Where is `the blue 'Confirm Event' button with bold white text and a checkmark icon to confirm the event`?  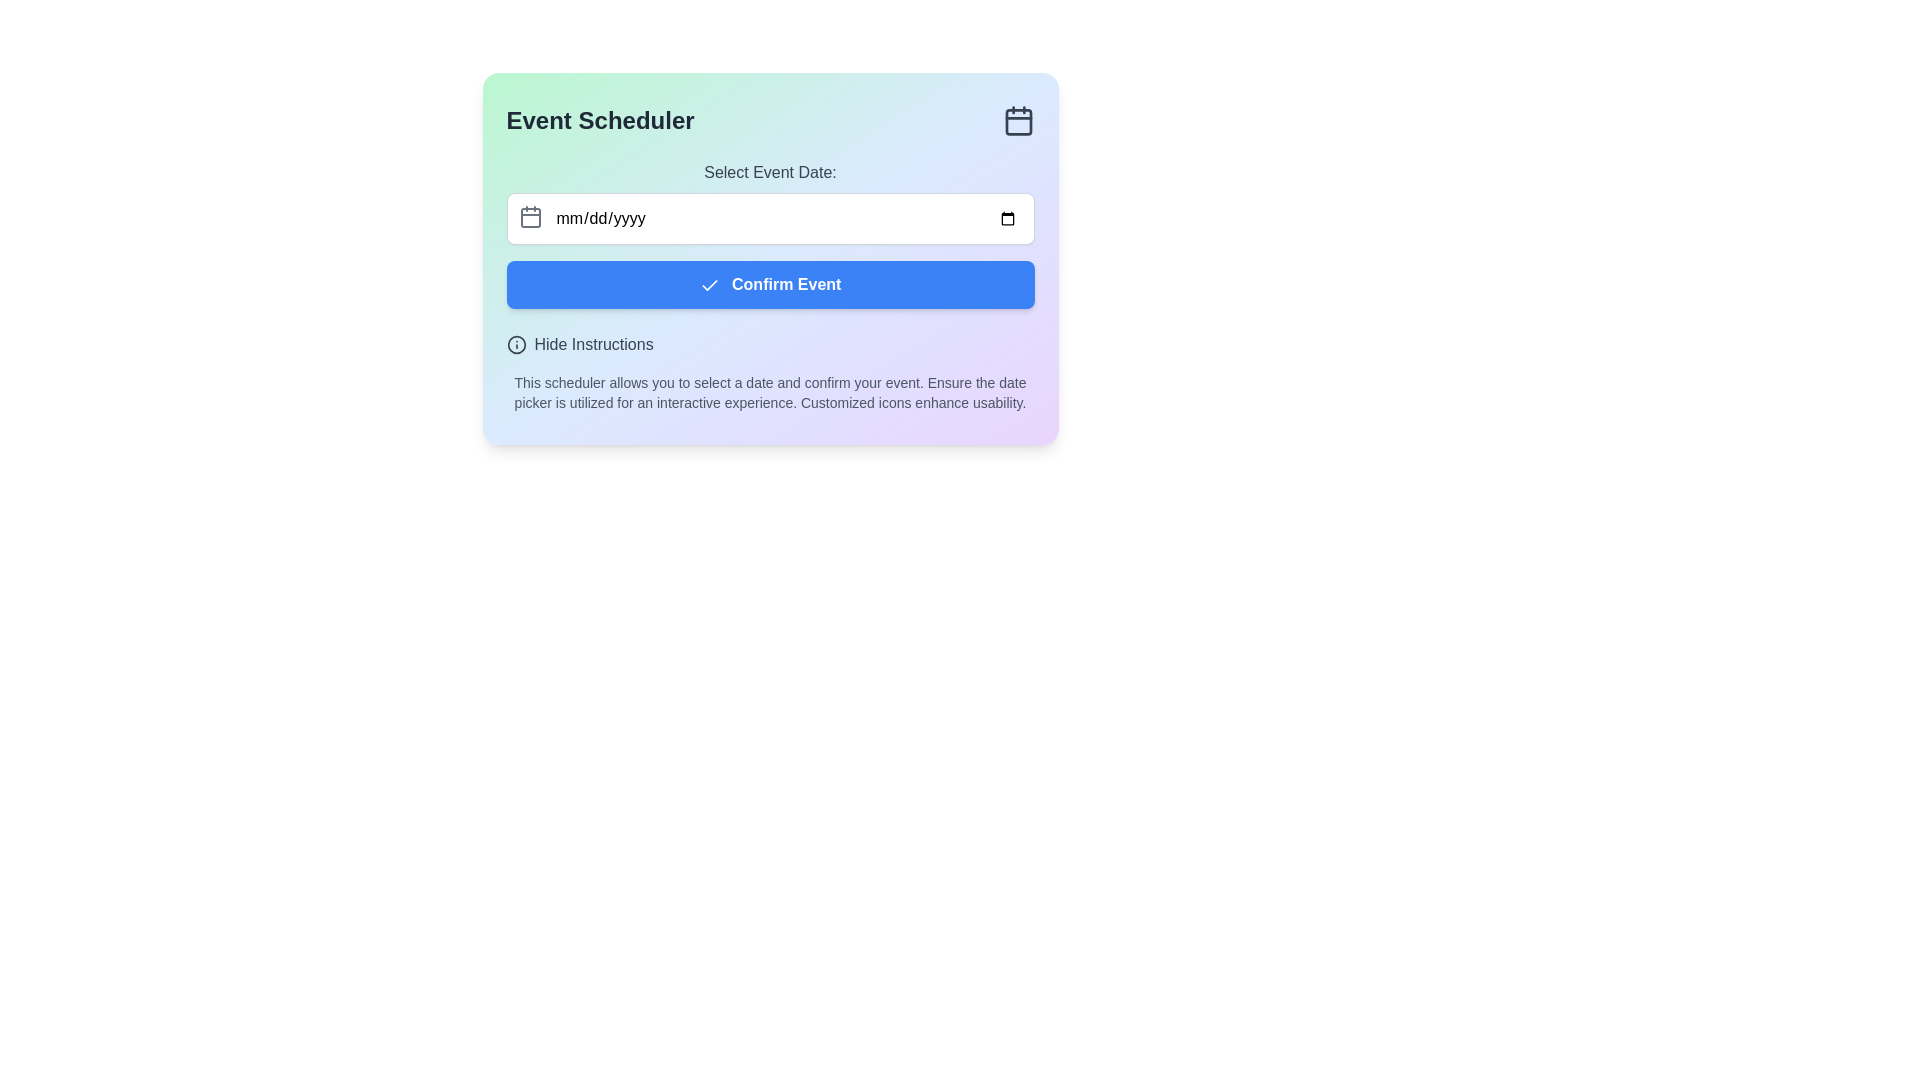 the blue 'Confirm Event' button with bold white text and a checkmark icon to confirm the event is located at coordinates (769, 285).